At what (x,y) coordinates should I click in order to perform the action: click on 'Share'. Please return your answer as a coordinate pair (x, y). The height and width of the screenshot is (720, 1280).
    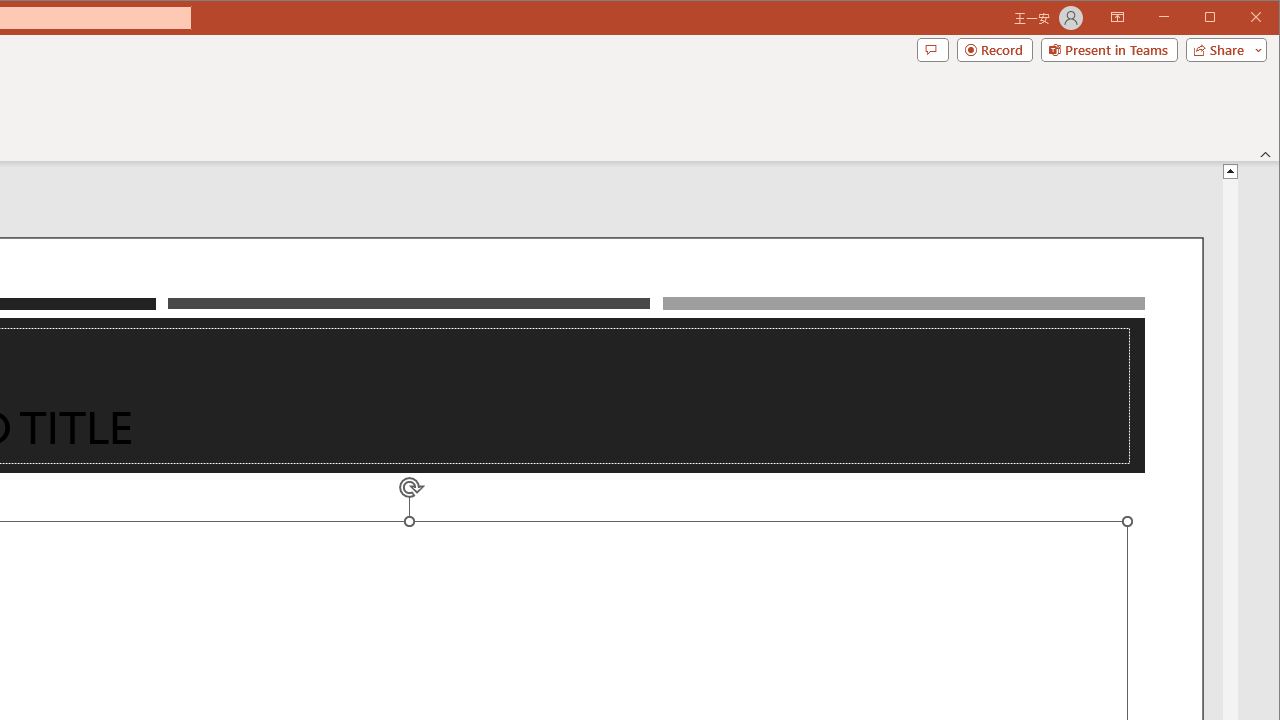
    Looking at the image, I should click on (1221, 49).